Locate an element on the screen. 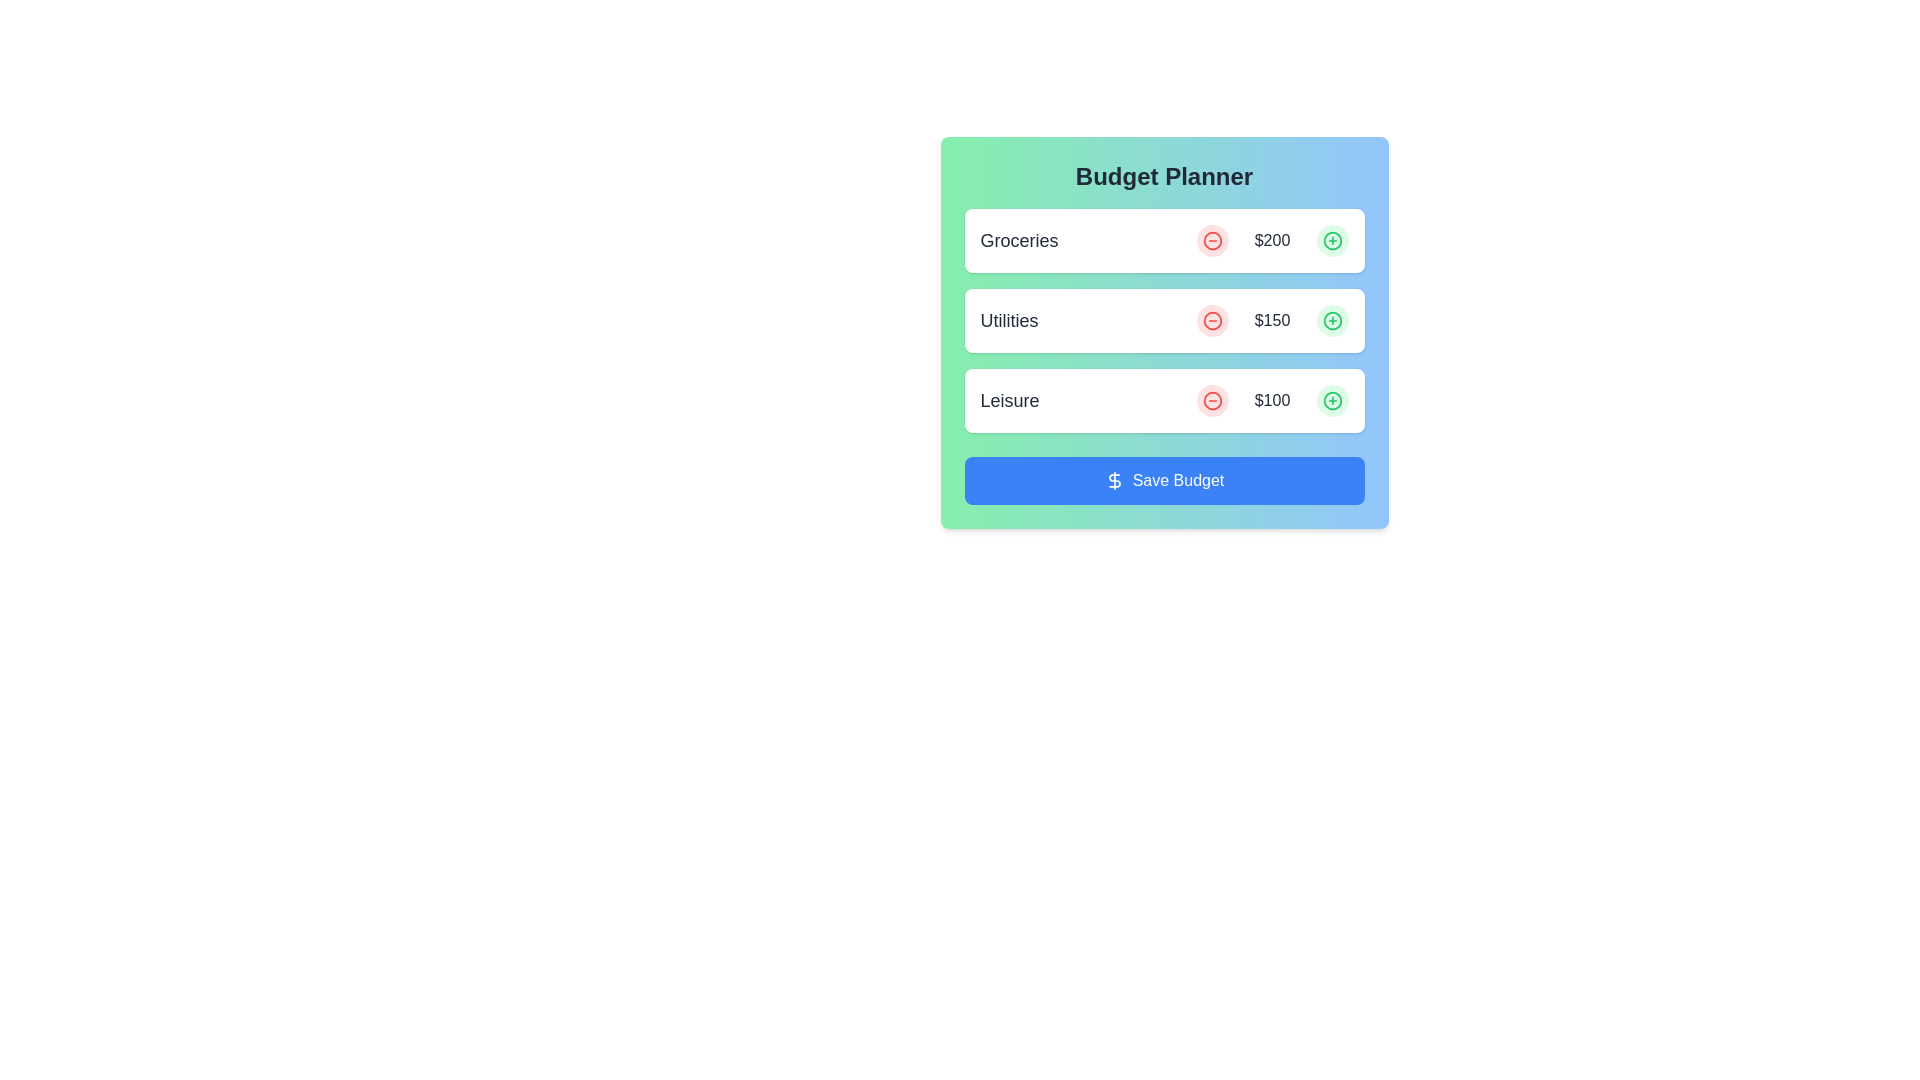 The image size is (1920, 1080). the green outlined circular button with a '+' icon to initiate an add action is located at coordinates (1332, 319).